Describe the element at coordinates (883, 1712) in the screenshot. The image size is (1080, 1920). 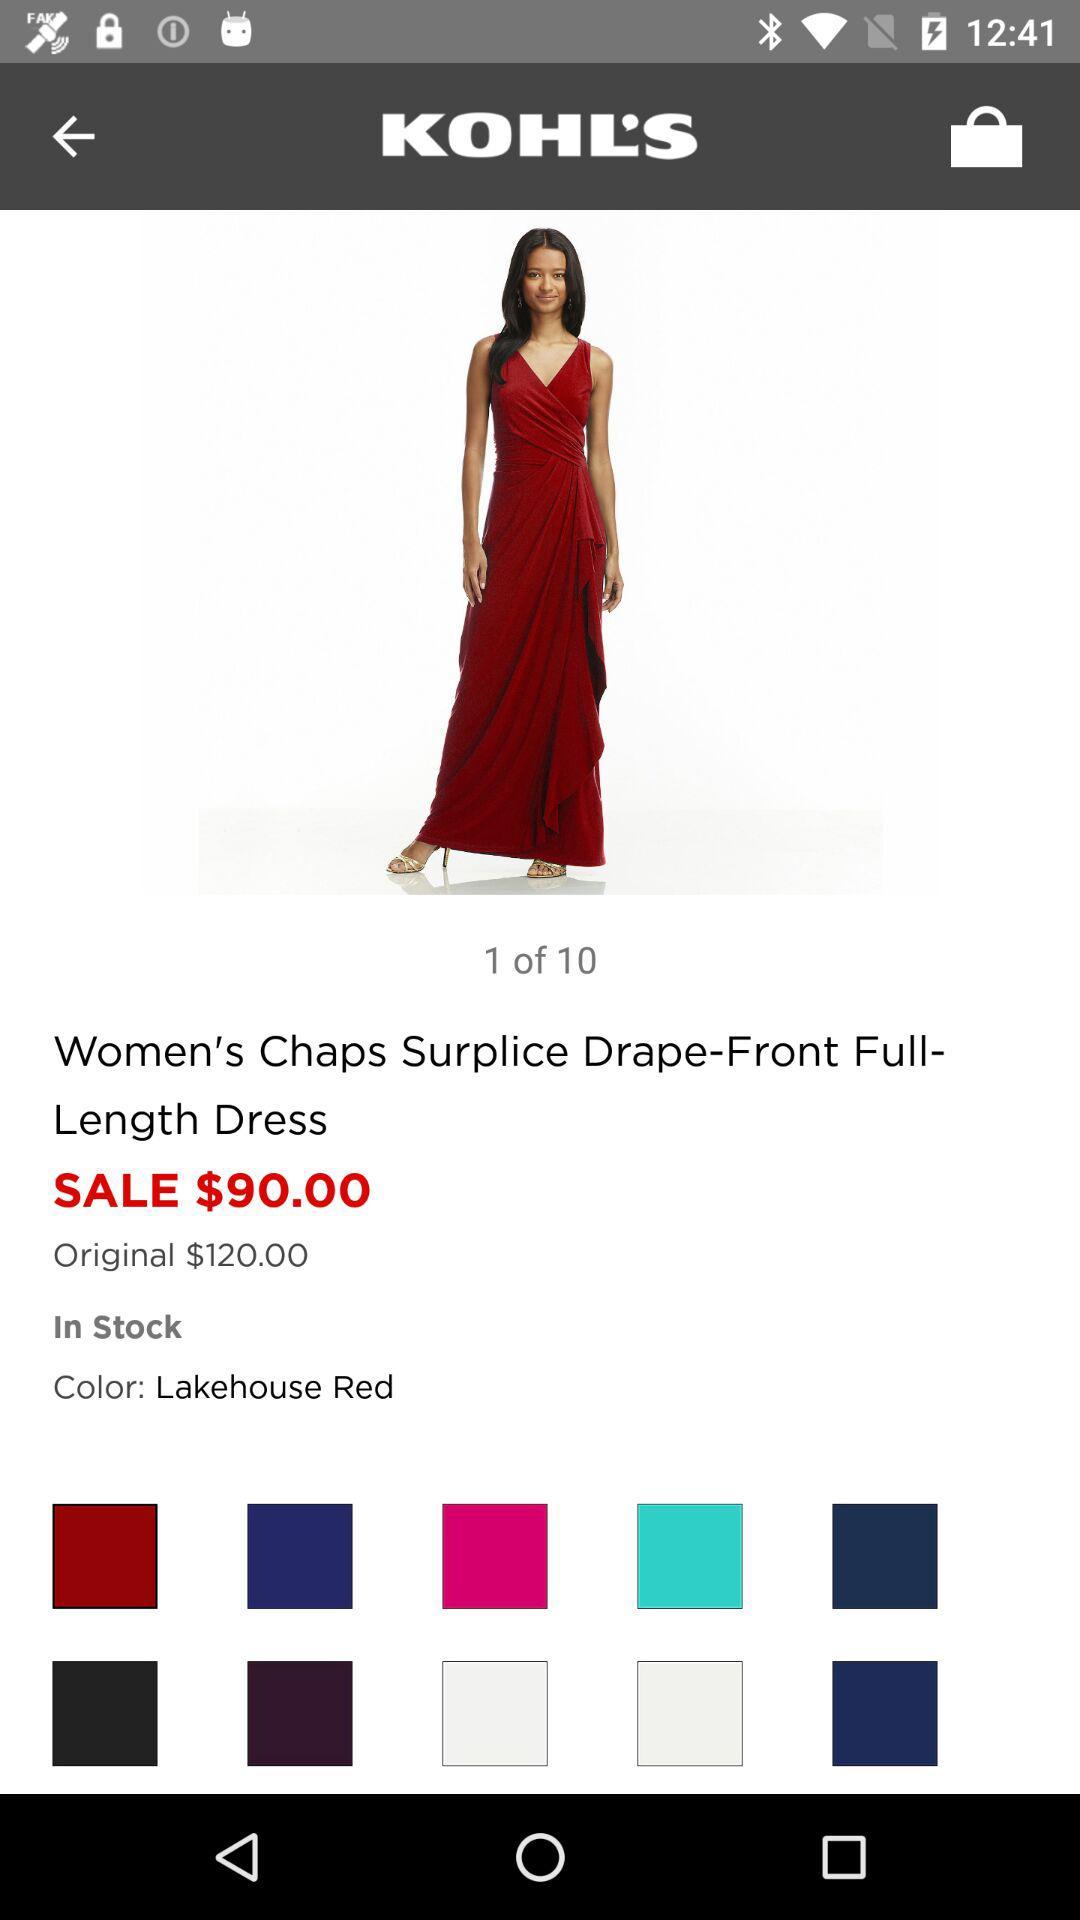
I see `colour choosen` at that location.